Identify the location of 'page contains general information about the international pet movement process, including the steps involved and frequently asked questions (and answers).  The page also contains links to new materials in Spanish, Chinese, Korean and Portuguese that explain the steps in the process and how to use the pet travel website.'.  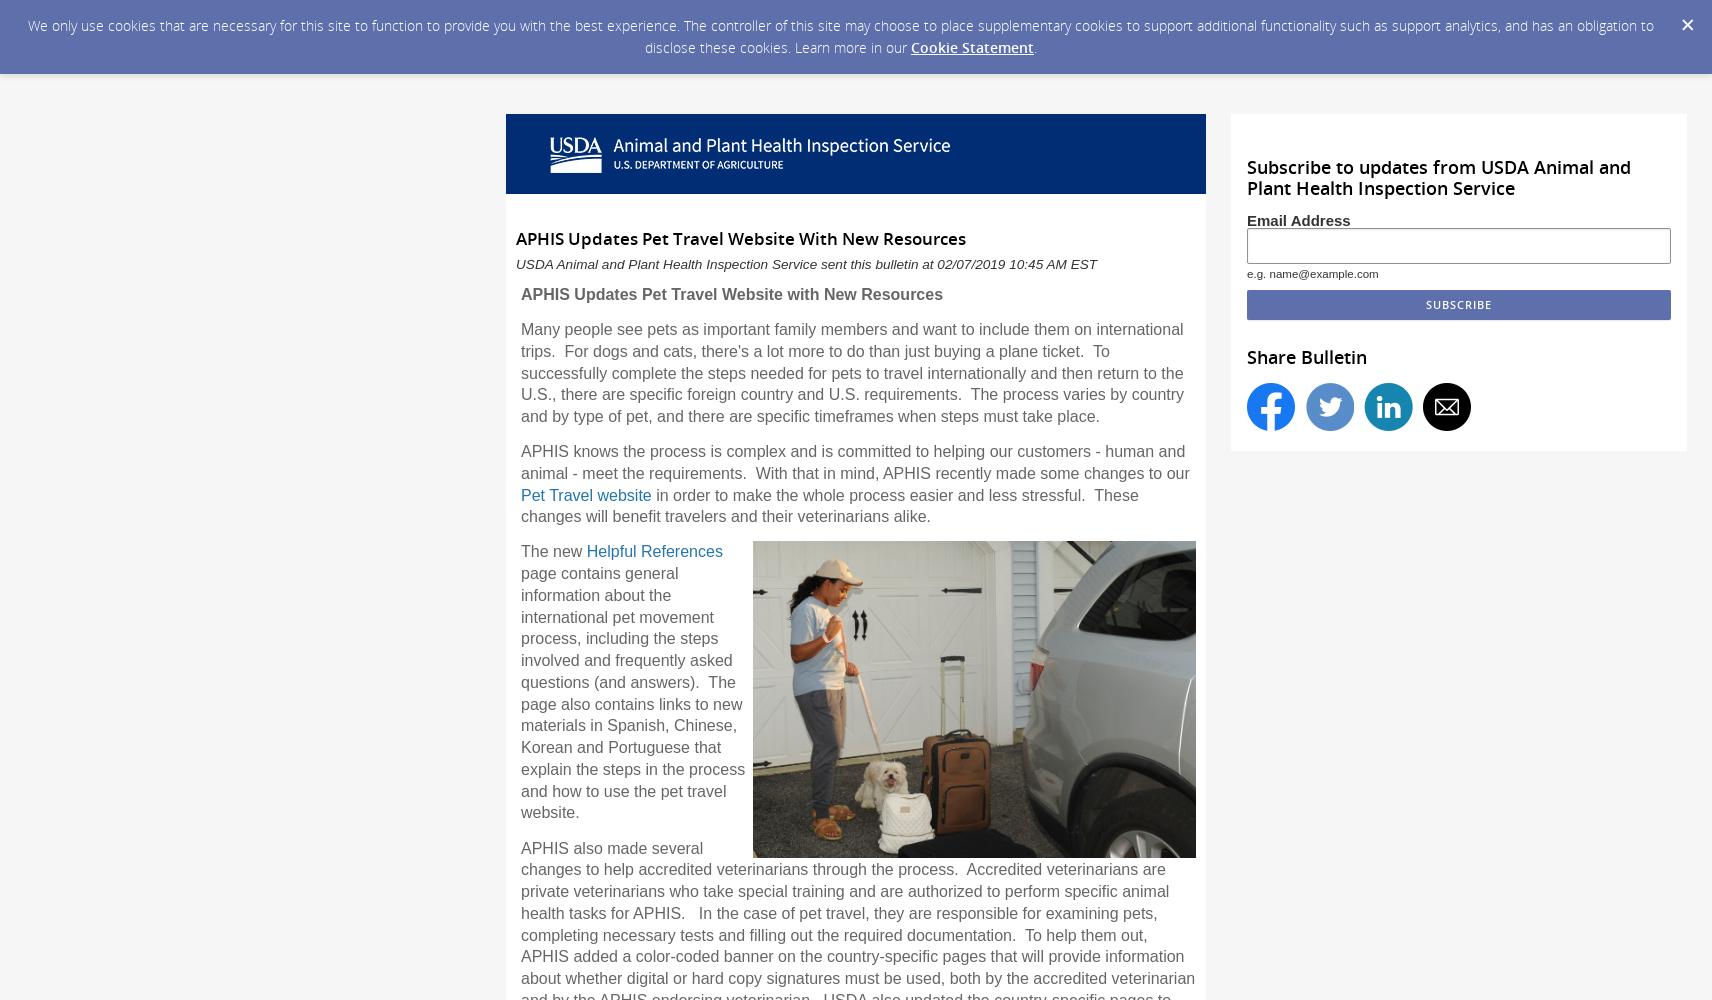
(519, 692).